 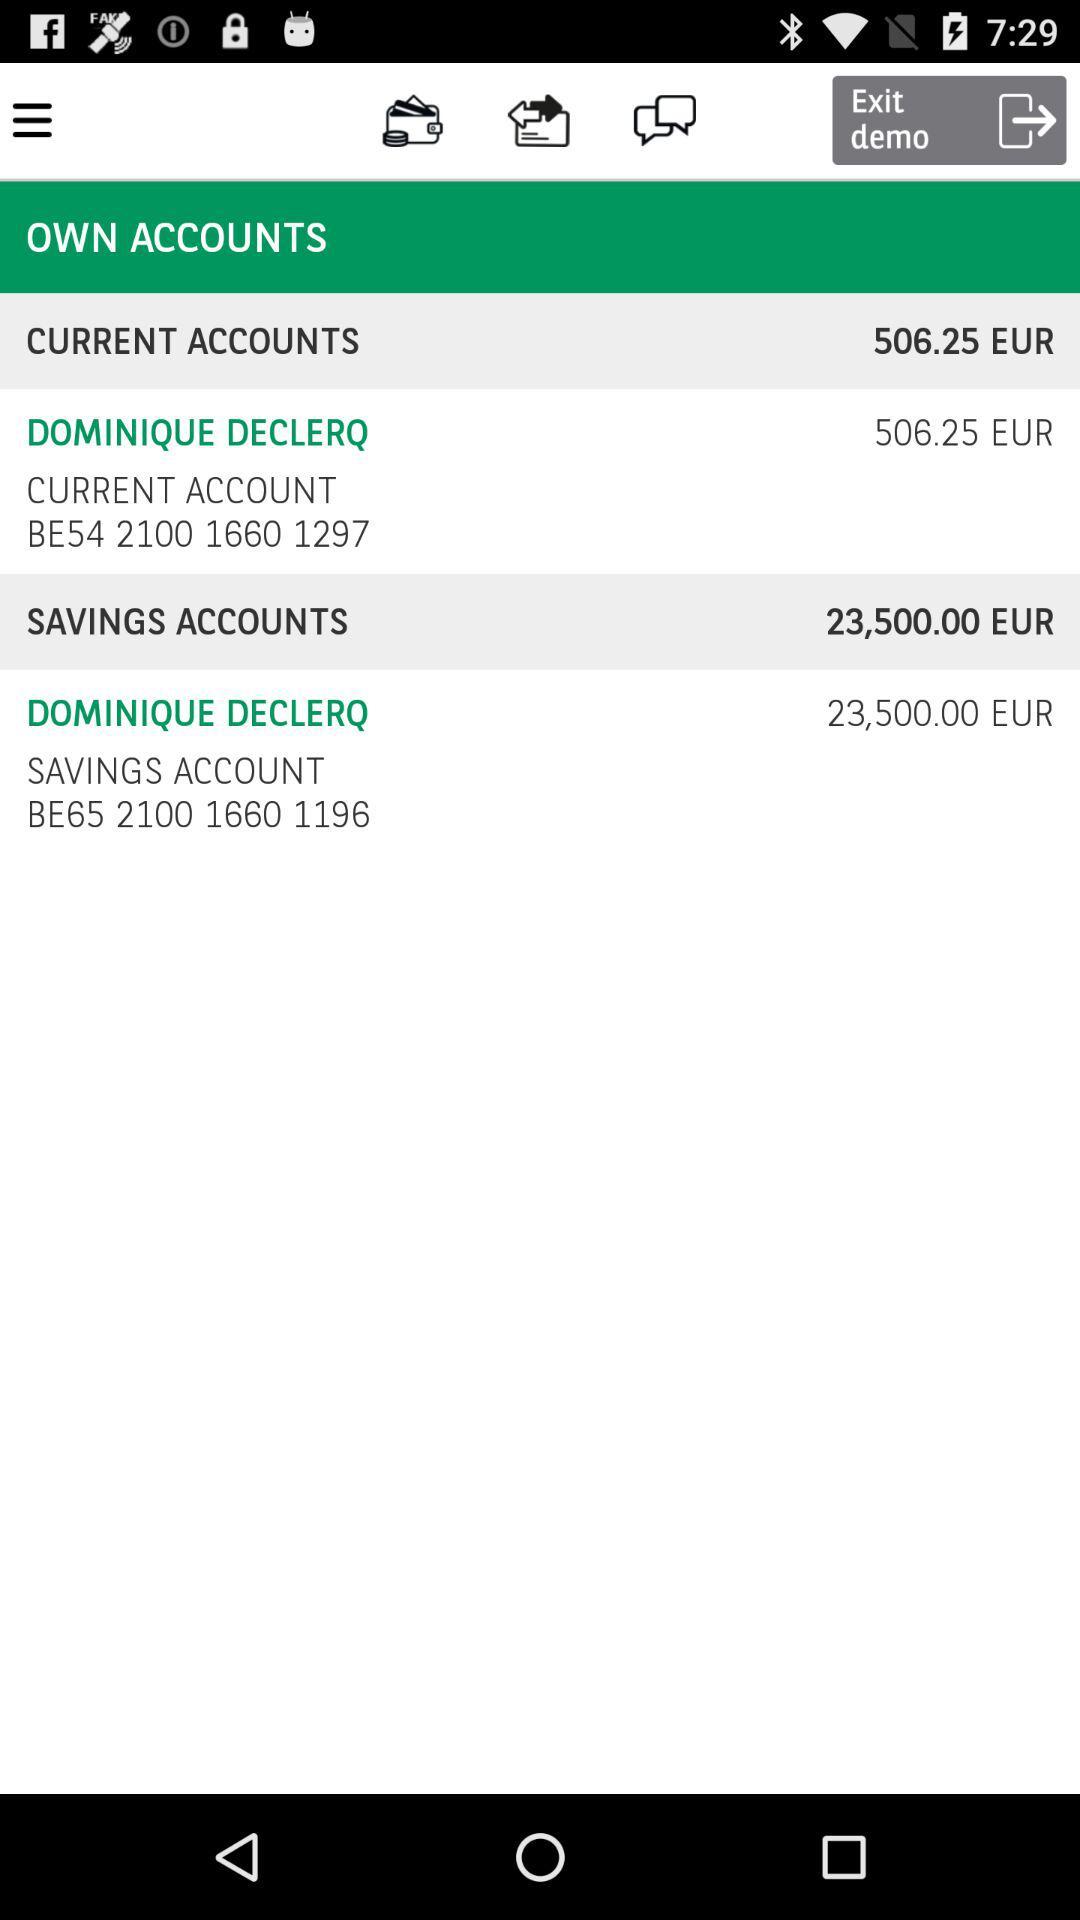 What do you see at coordinates (203, 814) in the screenshot?
I see `the icon below savings account` at bounding box center [203, 814].